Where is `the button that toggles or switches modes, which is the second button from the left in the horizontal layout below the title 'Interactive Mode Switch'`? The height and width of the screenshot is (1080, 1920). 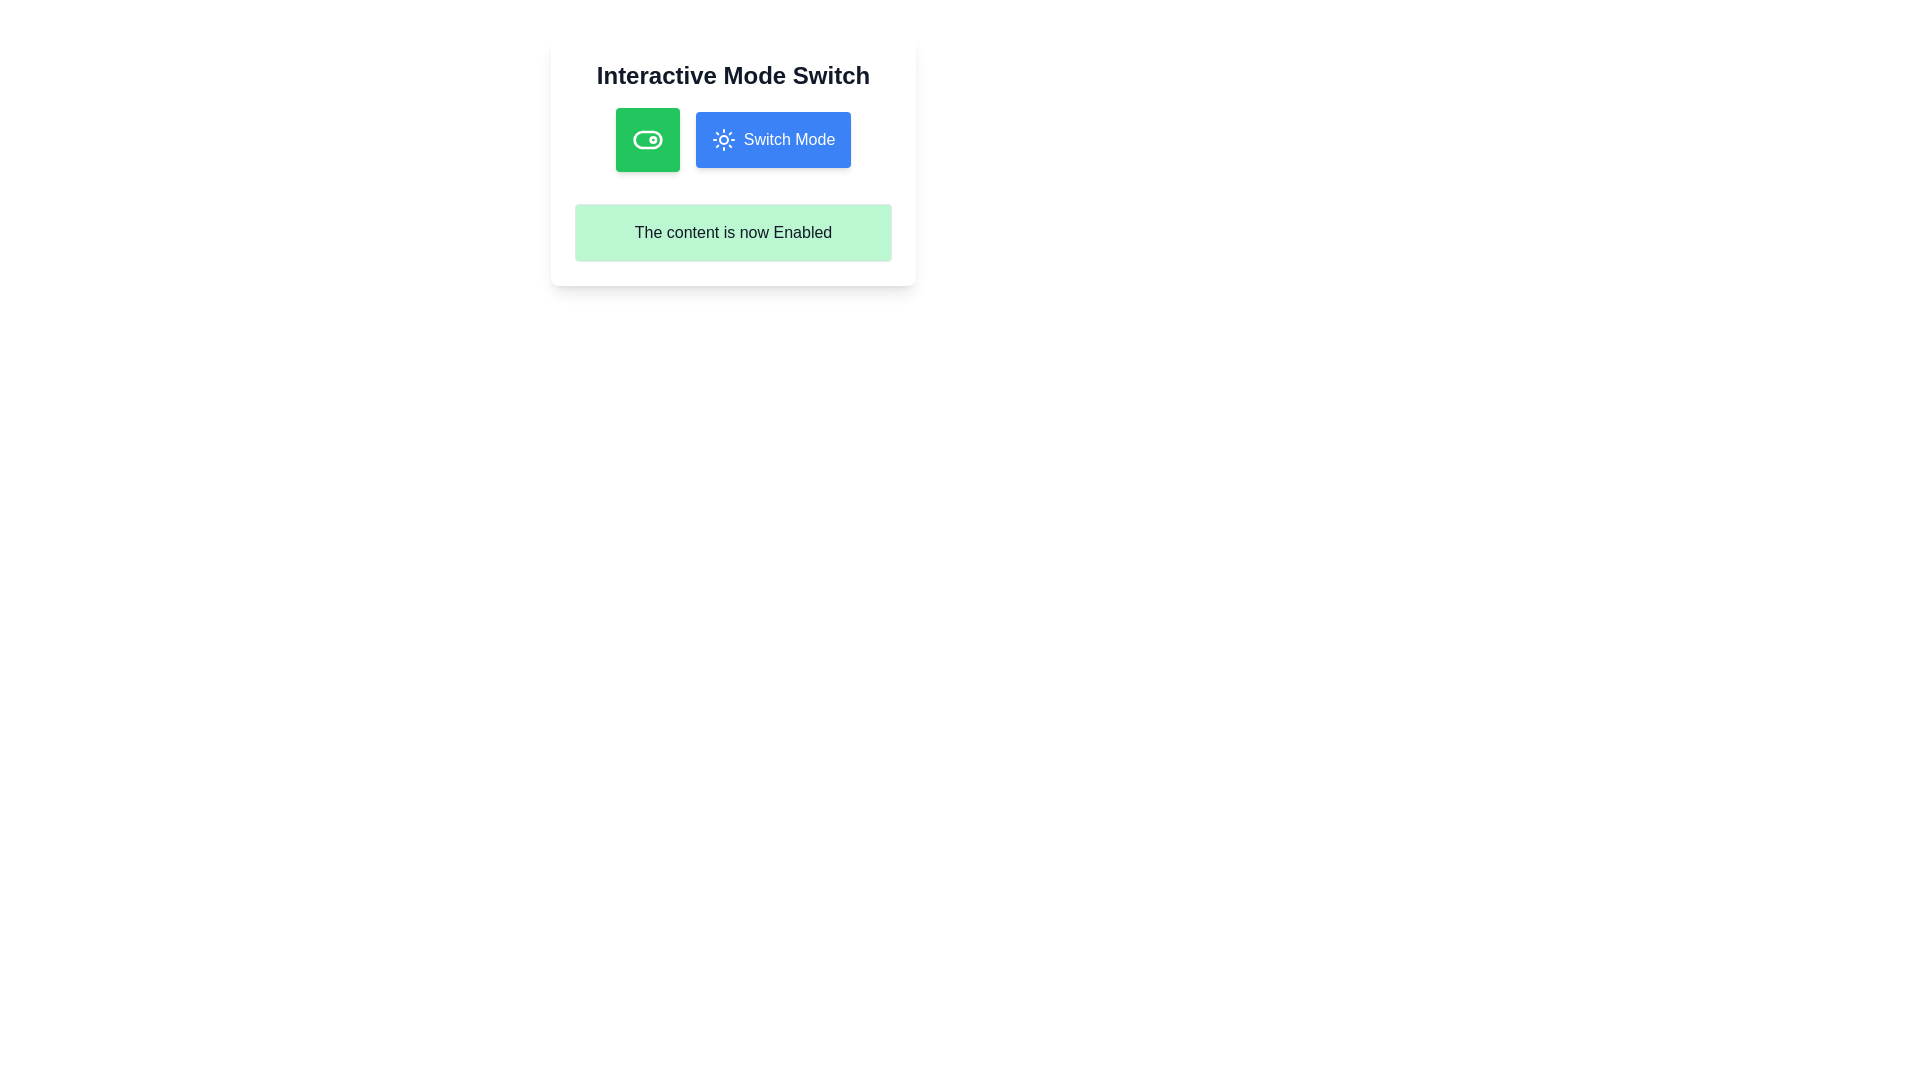
the button that toggles or switches modes, which is the second button from the left in the horizontal layout below the title 'Interactive Mode Switch' is located at coordinates (732, 160).